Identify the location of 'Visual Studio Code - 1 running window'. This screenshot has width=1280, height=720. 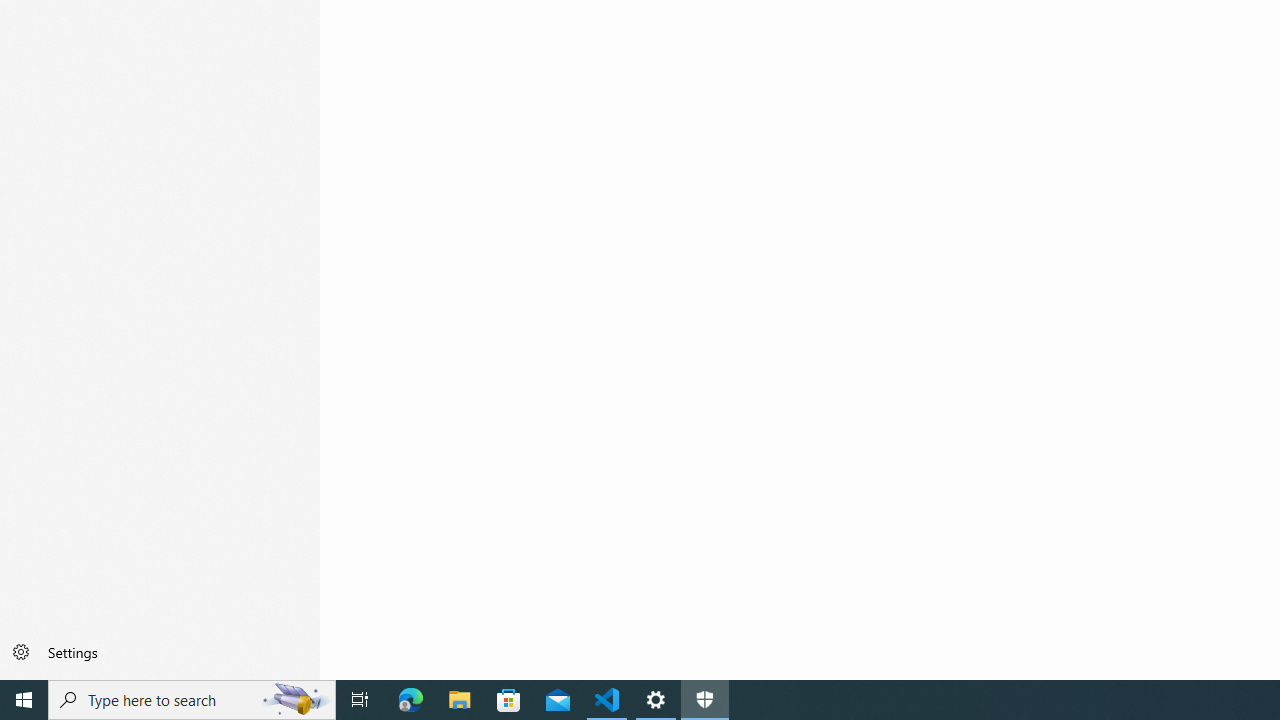
(606, 698).